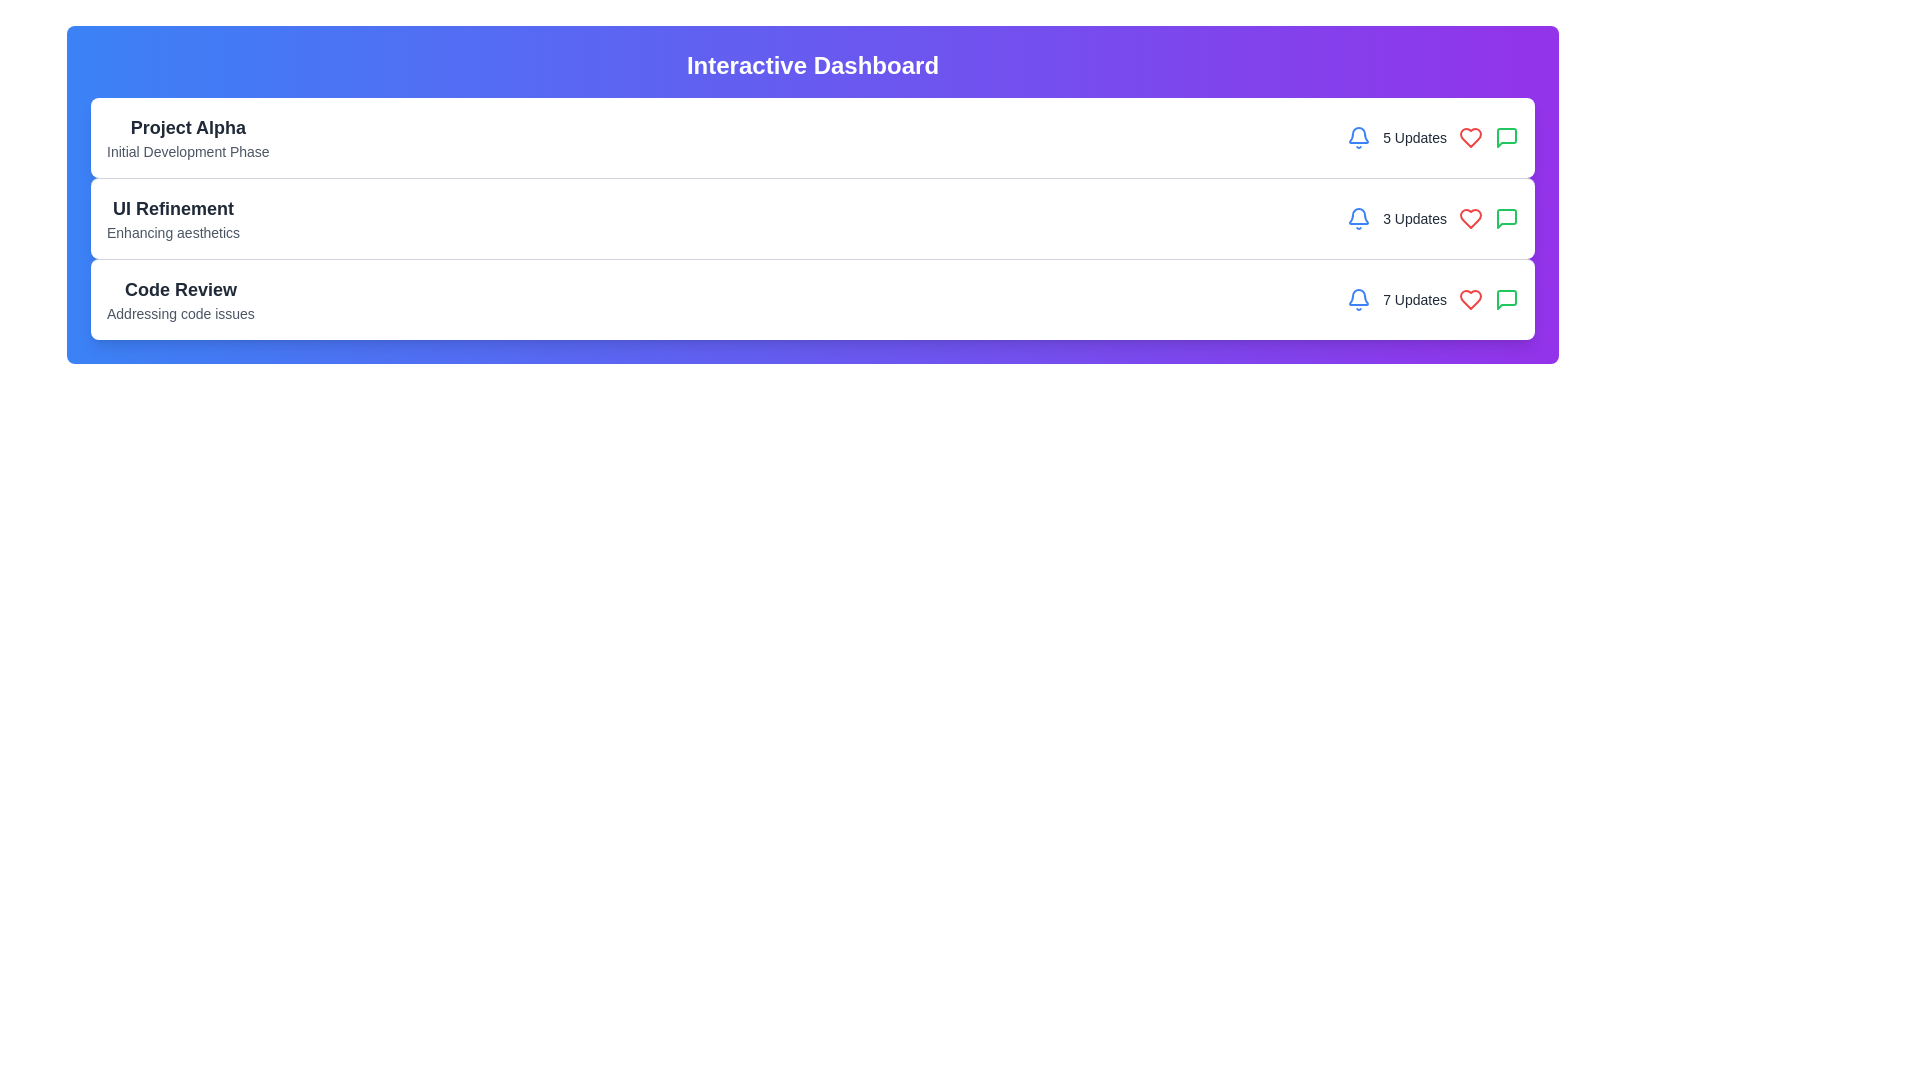  I want to click on the bell icon, which serves as a notification symbol indicating alerts or updates, located at the far left of a group of icons including a heart and a speech bubble, along with the text '7 Updates', so click(1359, 300).